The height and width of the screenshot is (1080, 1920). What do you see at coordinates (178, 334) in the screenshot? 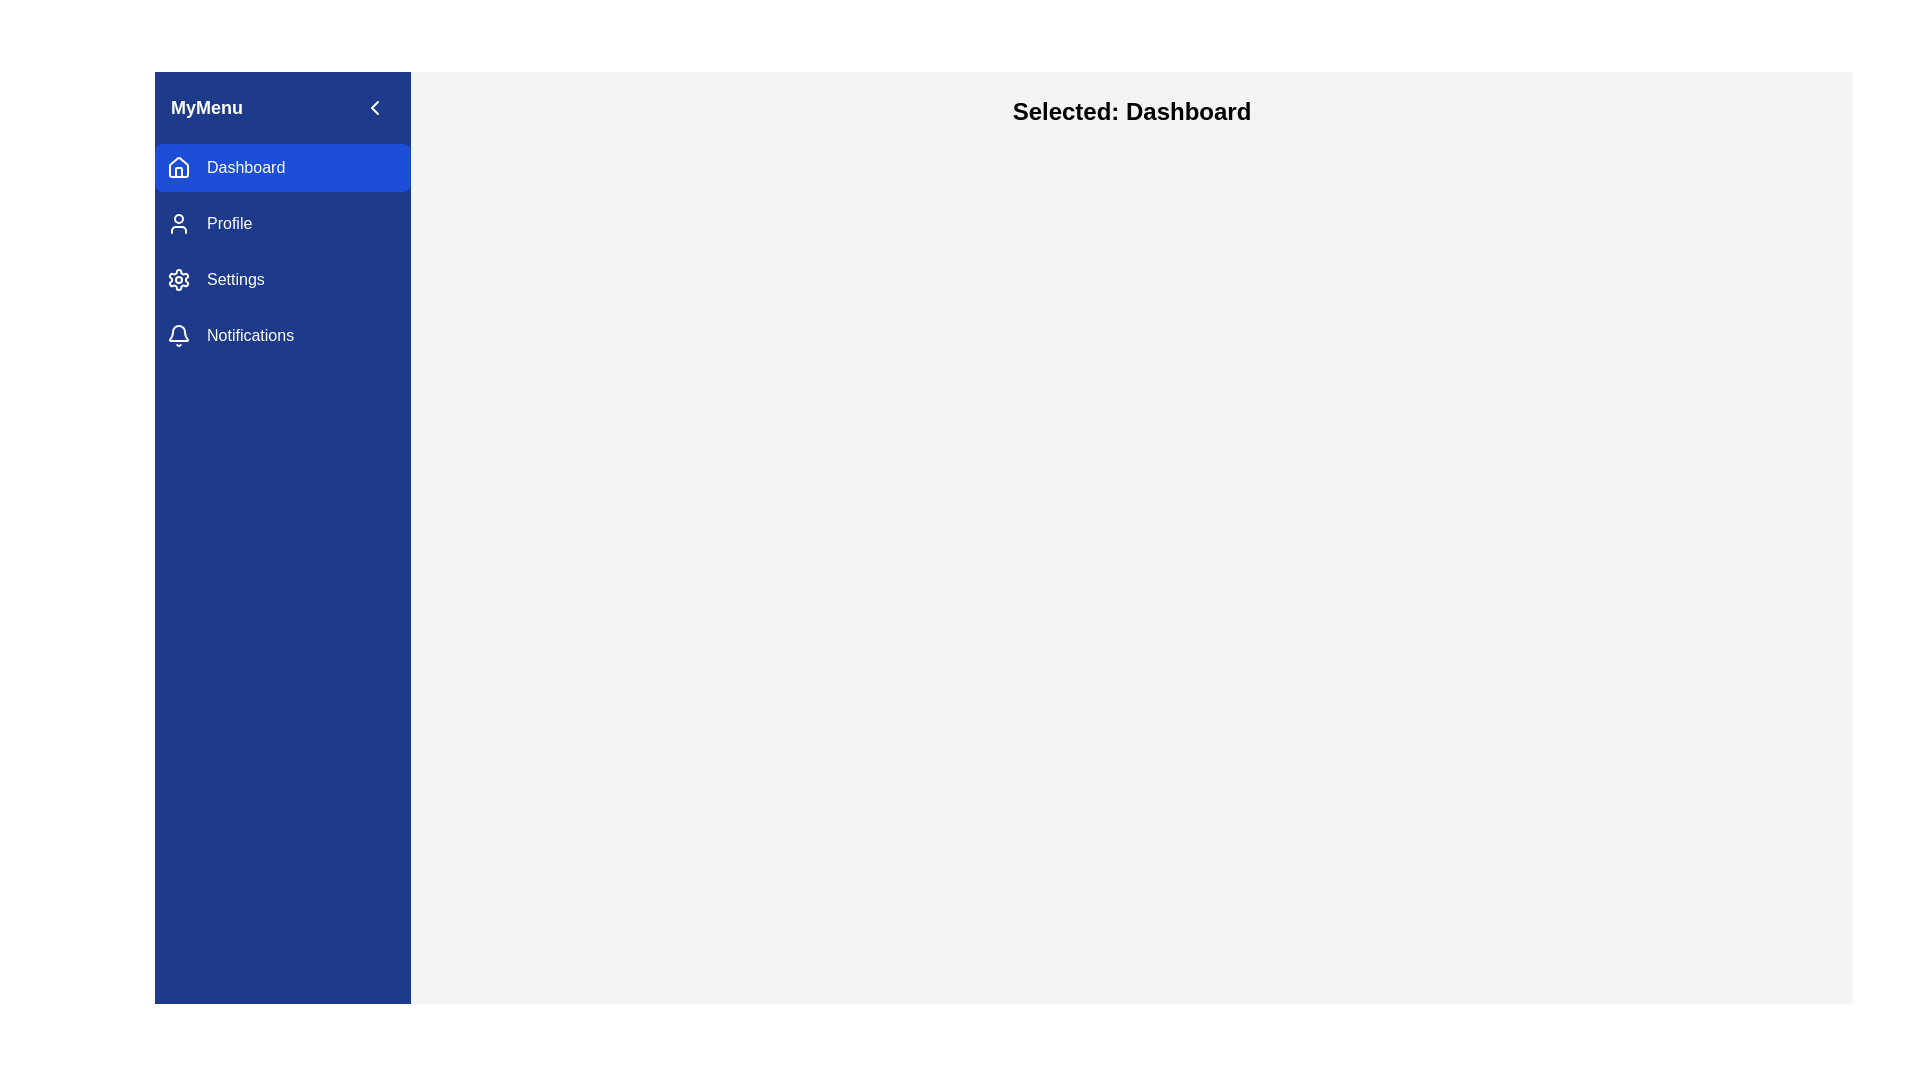
I see `the bell-shaped icon with a white outline against a blue background` at bounding box center [178, 334].